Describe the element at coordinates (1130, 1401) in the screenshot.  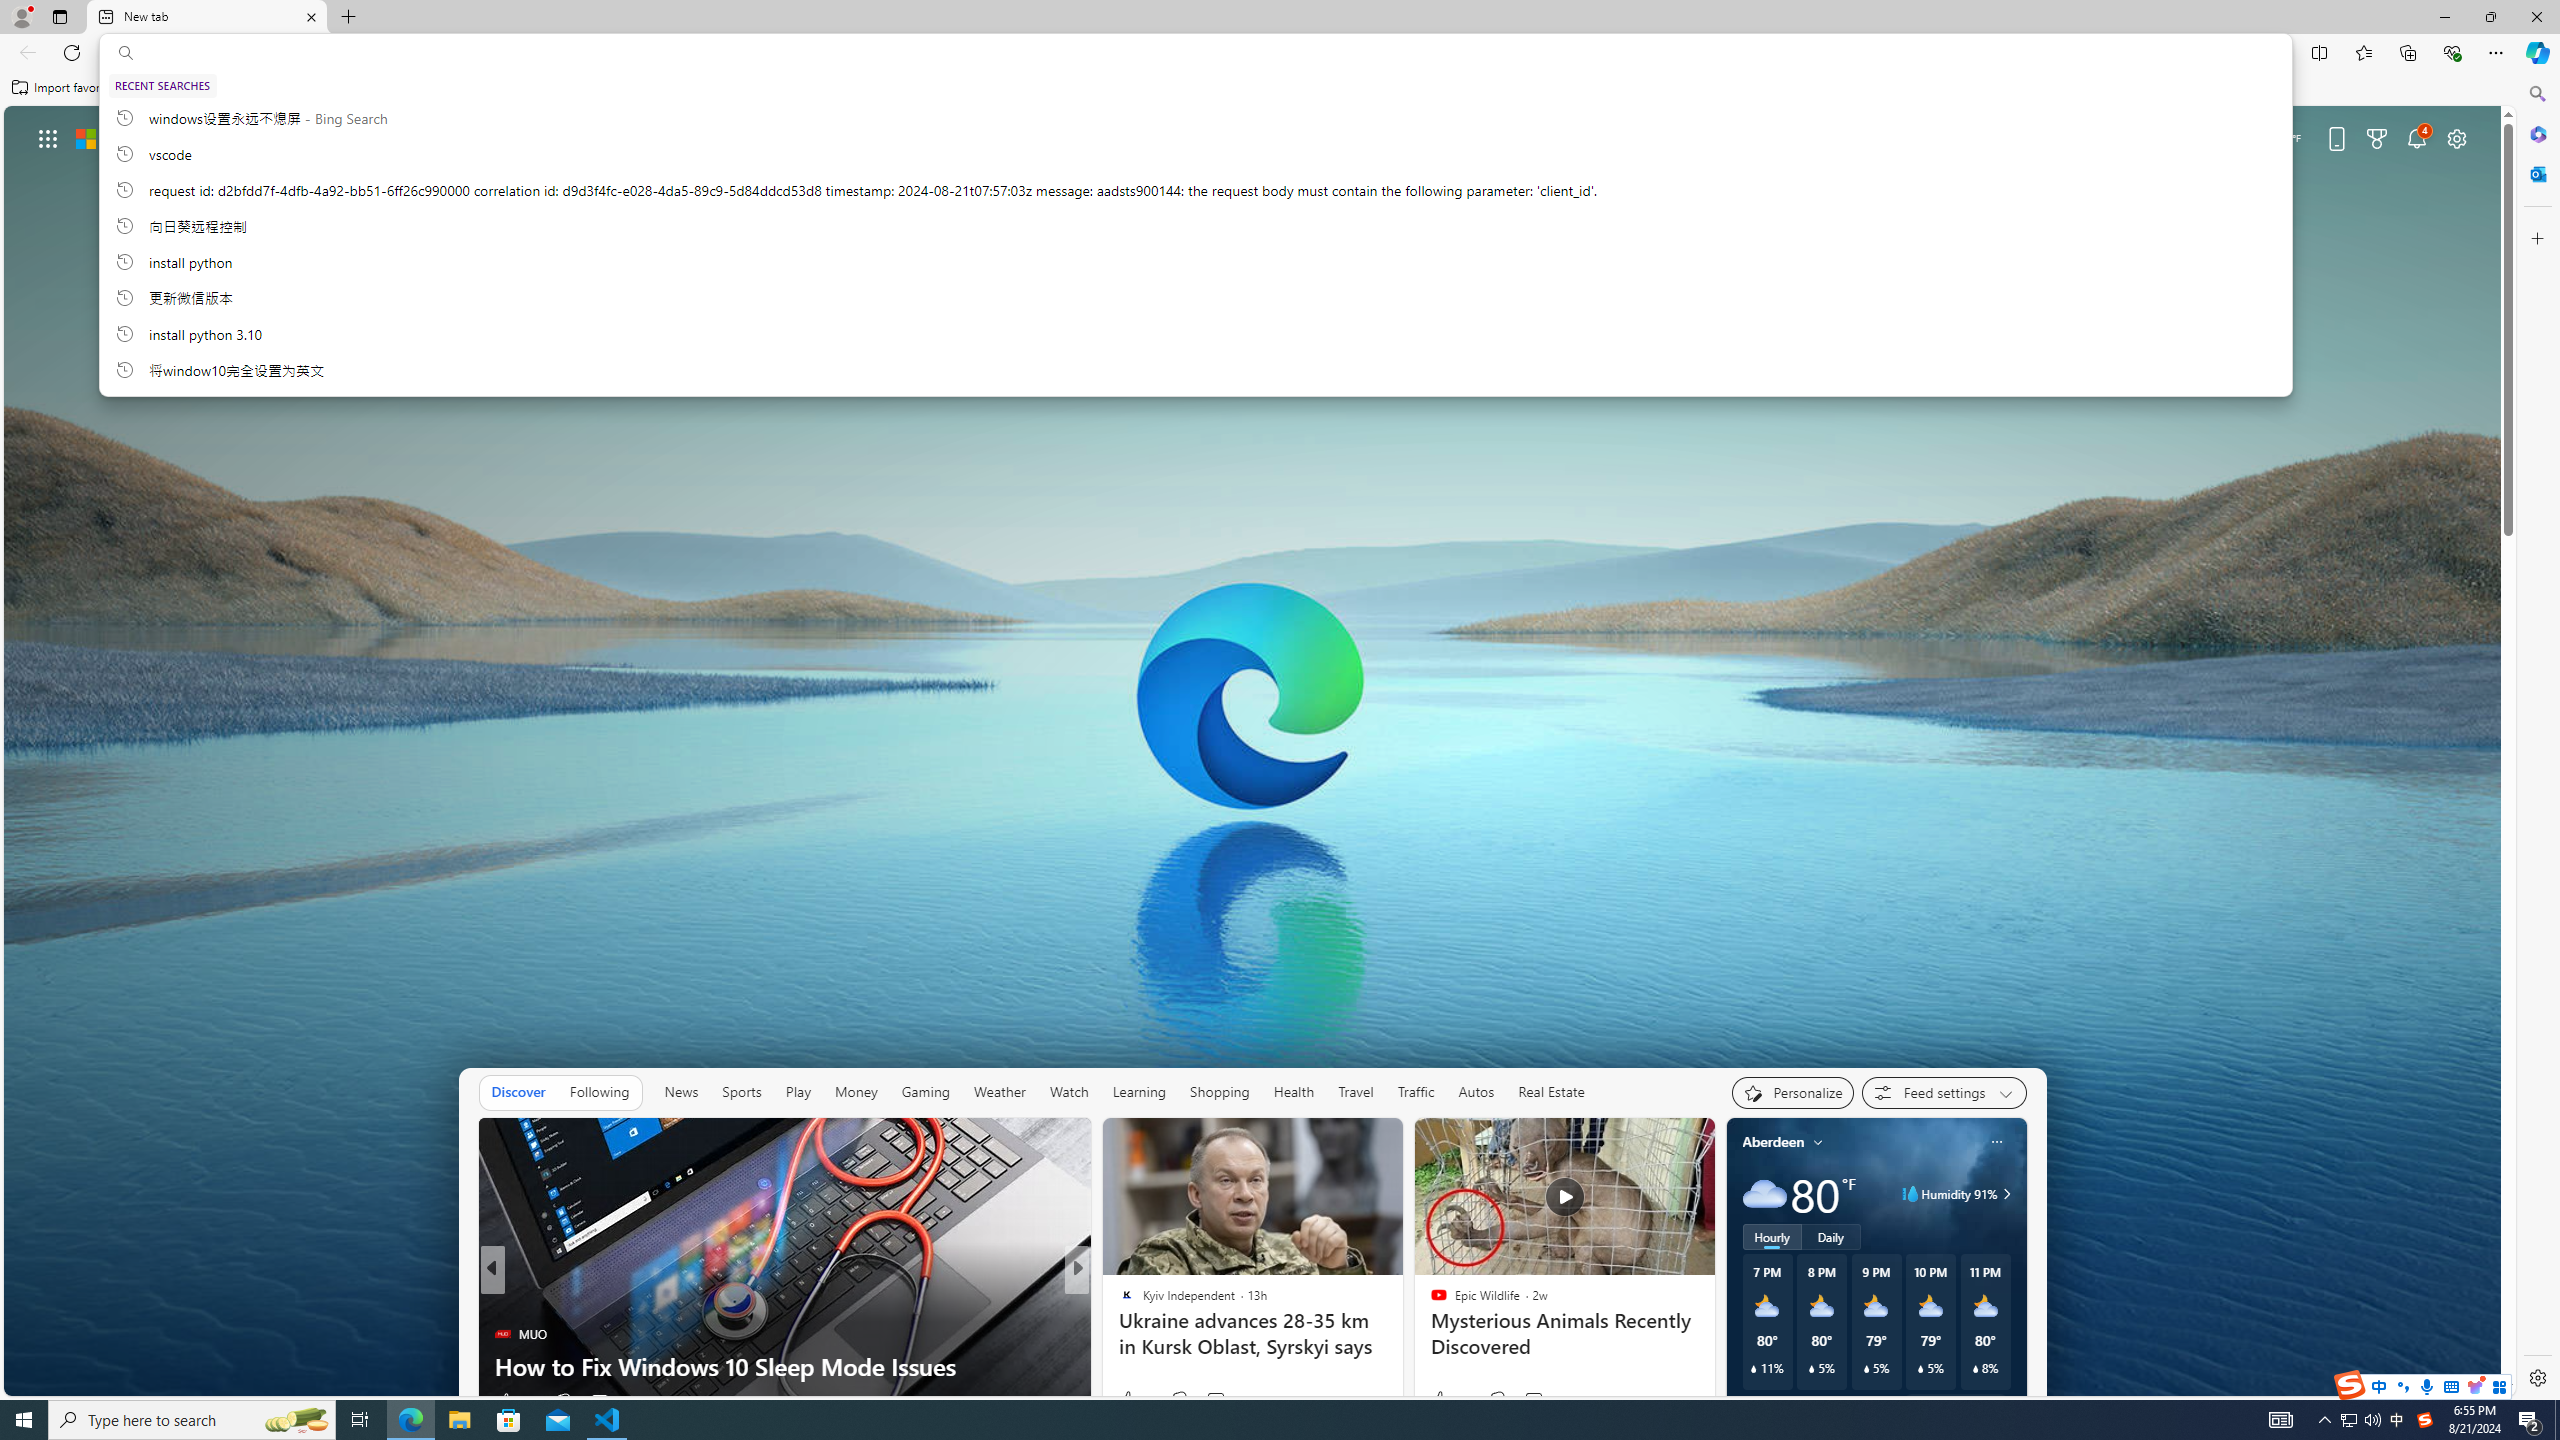
I see `'745 Like'` at that location.